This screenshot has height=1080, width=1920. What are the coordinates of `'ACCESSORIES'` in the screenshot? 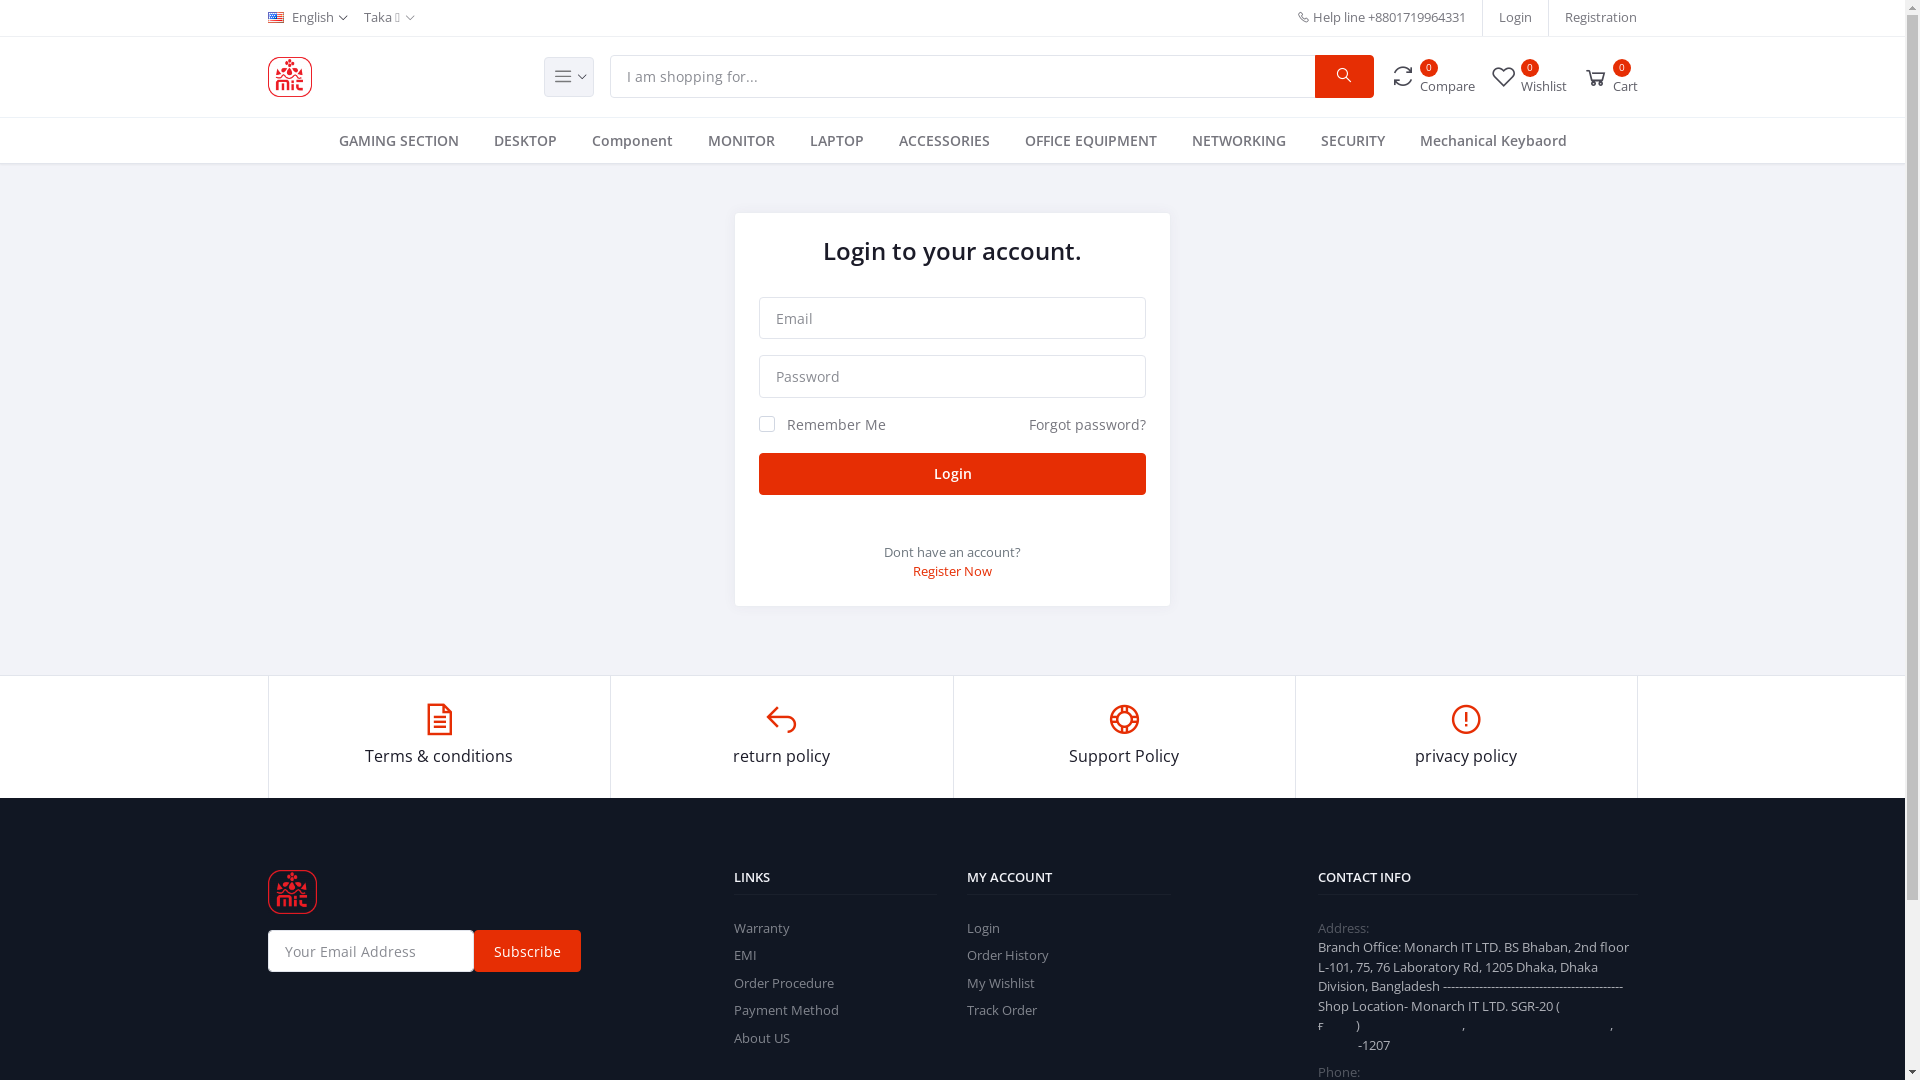 It's located at (942, 139).